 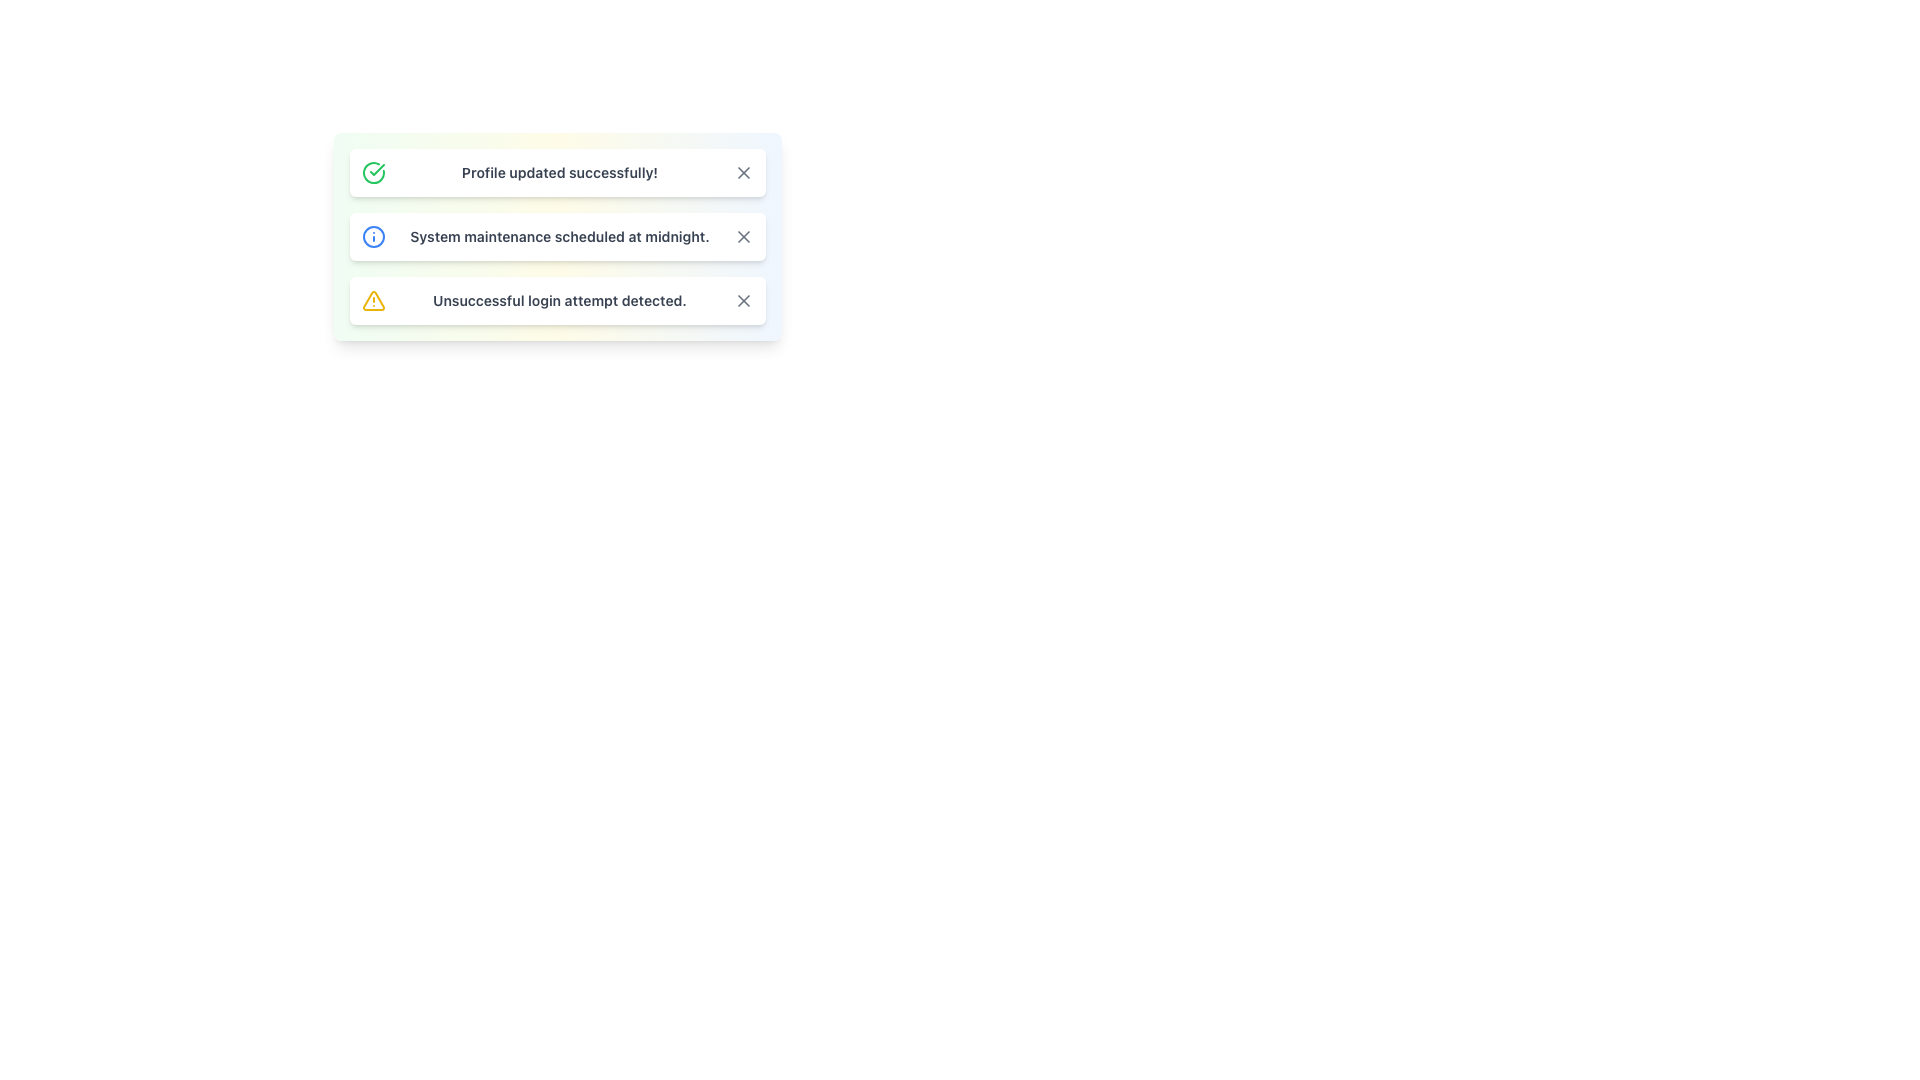 What do you see at coordinates (743, 235) in the screenshot?
I see `the small, square-shaped button with an 'X' icon in the notification banner to change its color` at bounding box center [743, 235].